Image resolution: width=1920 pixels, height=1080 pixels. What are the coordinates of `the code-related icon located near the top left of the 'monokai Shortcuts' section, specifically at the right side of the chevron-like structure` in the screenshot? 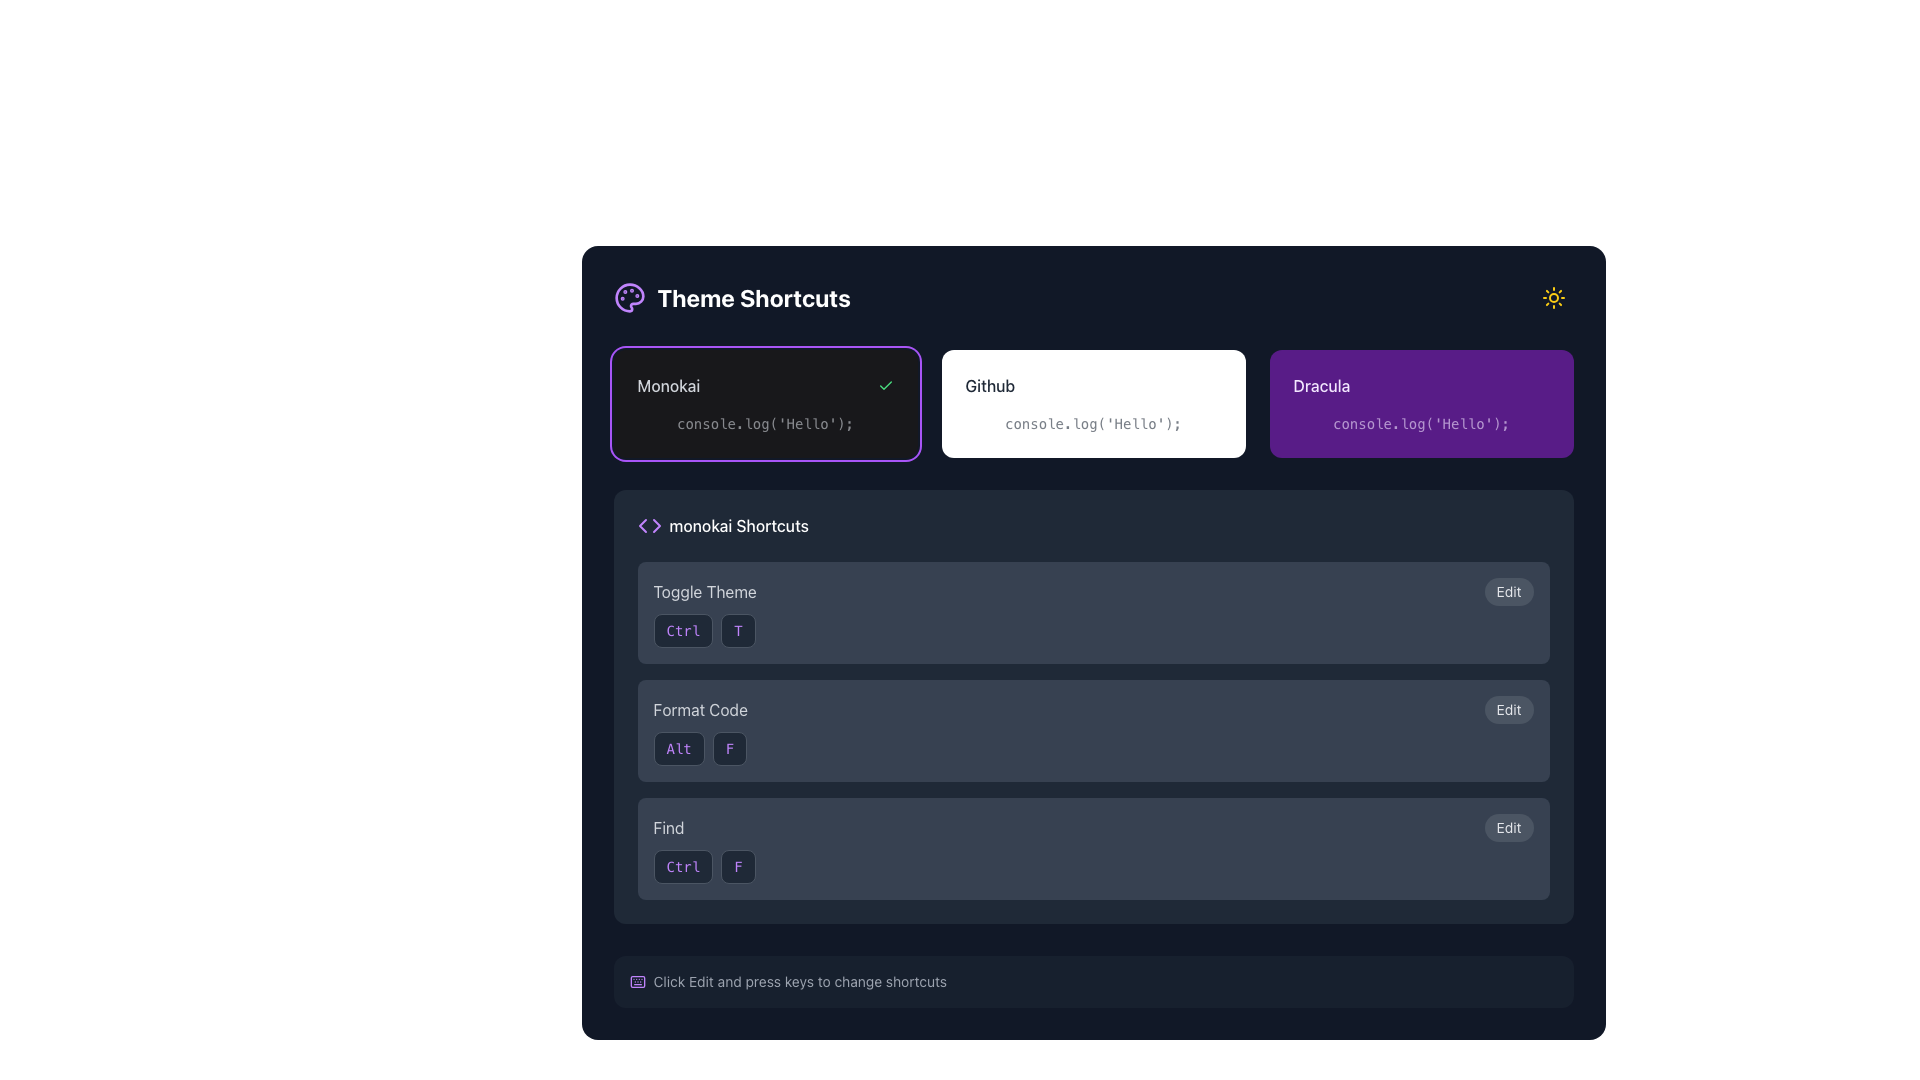 It's located at (656, 524).